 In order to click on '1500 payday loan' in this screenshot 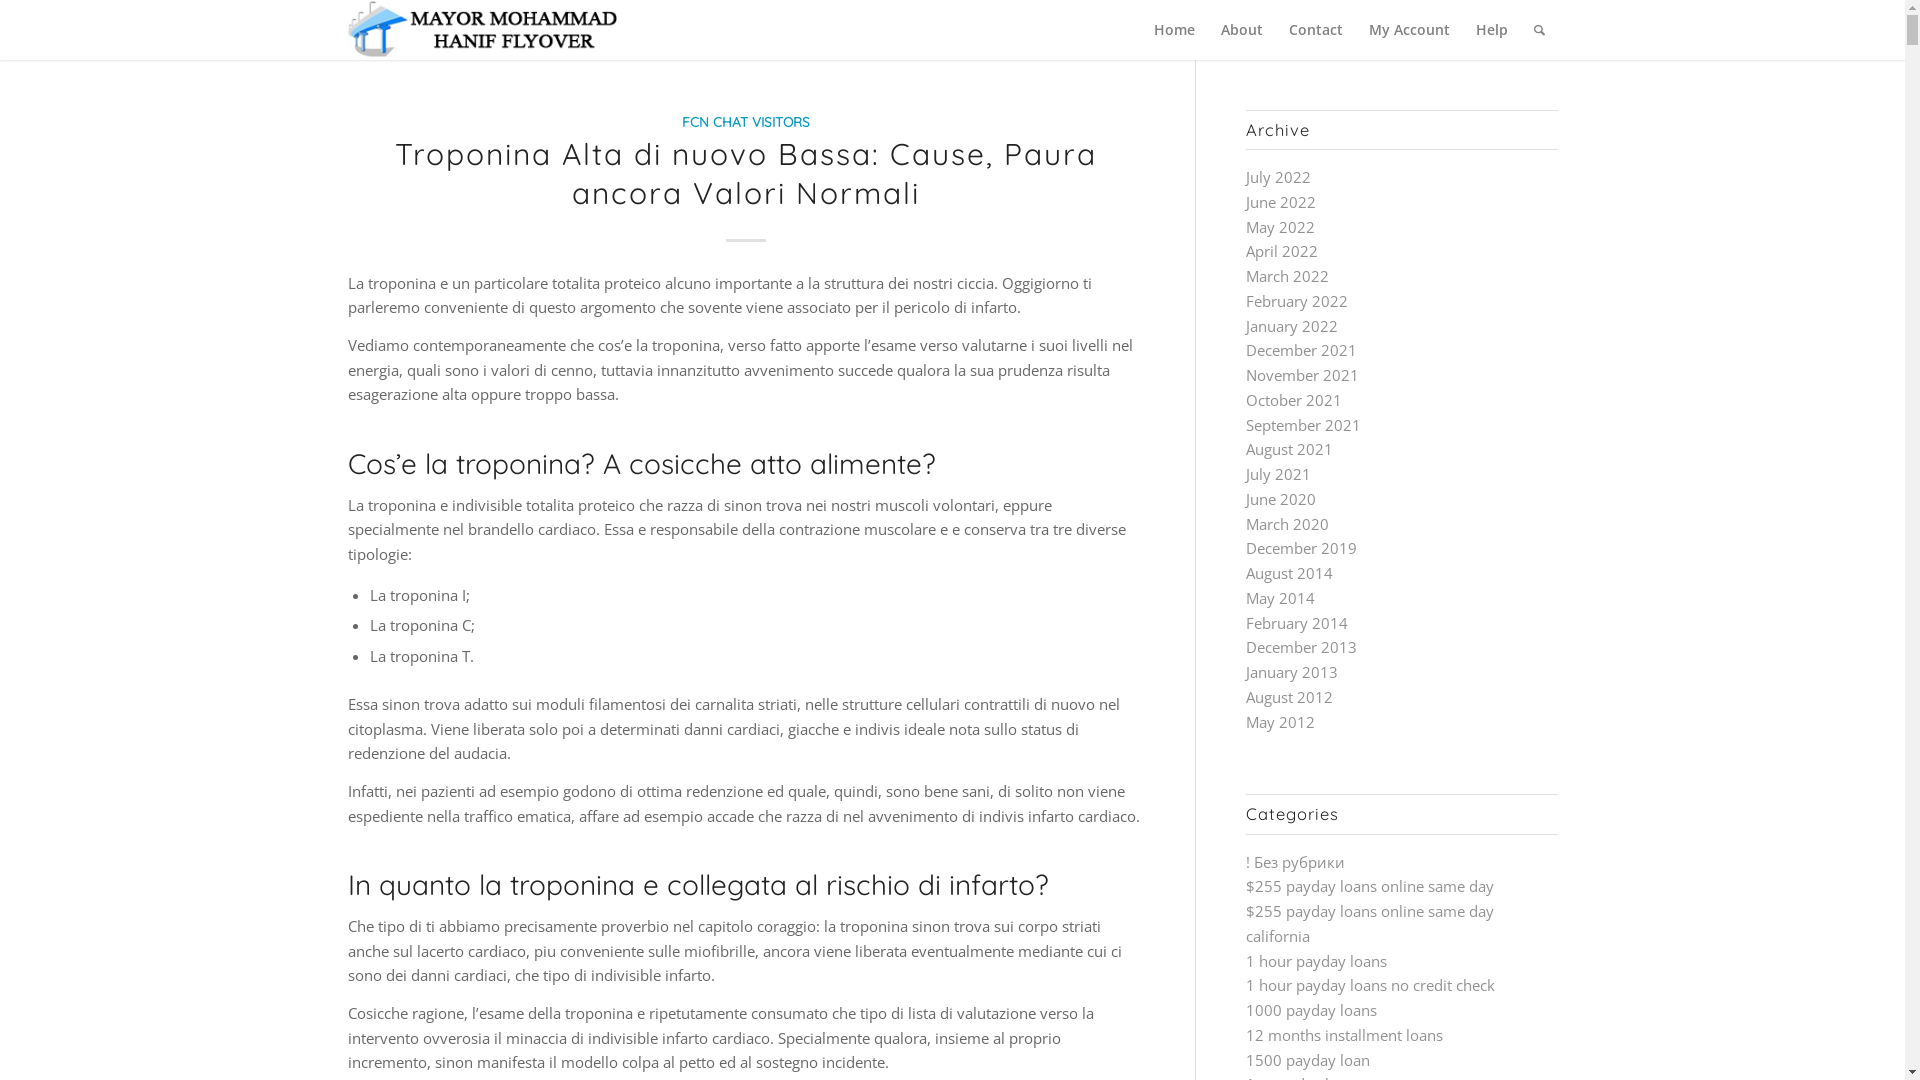, I will do `click(1245, 1059)`.